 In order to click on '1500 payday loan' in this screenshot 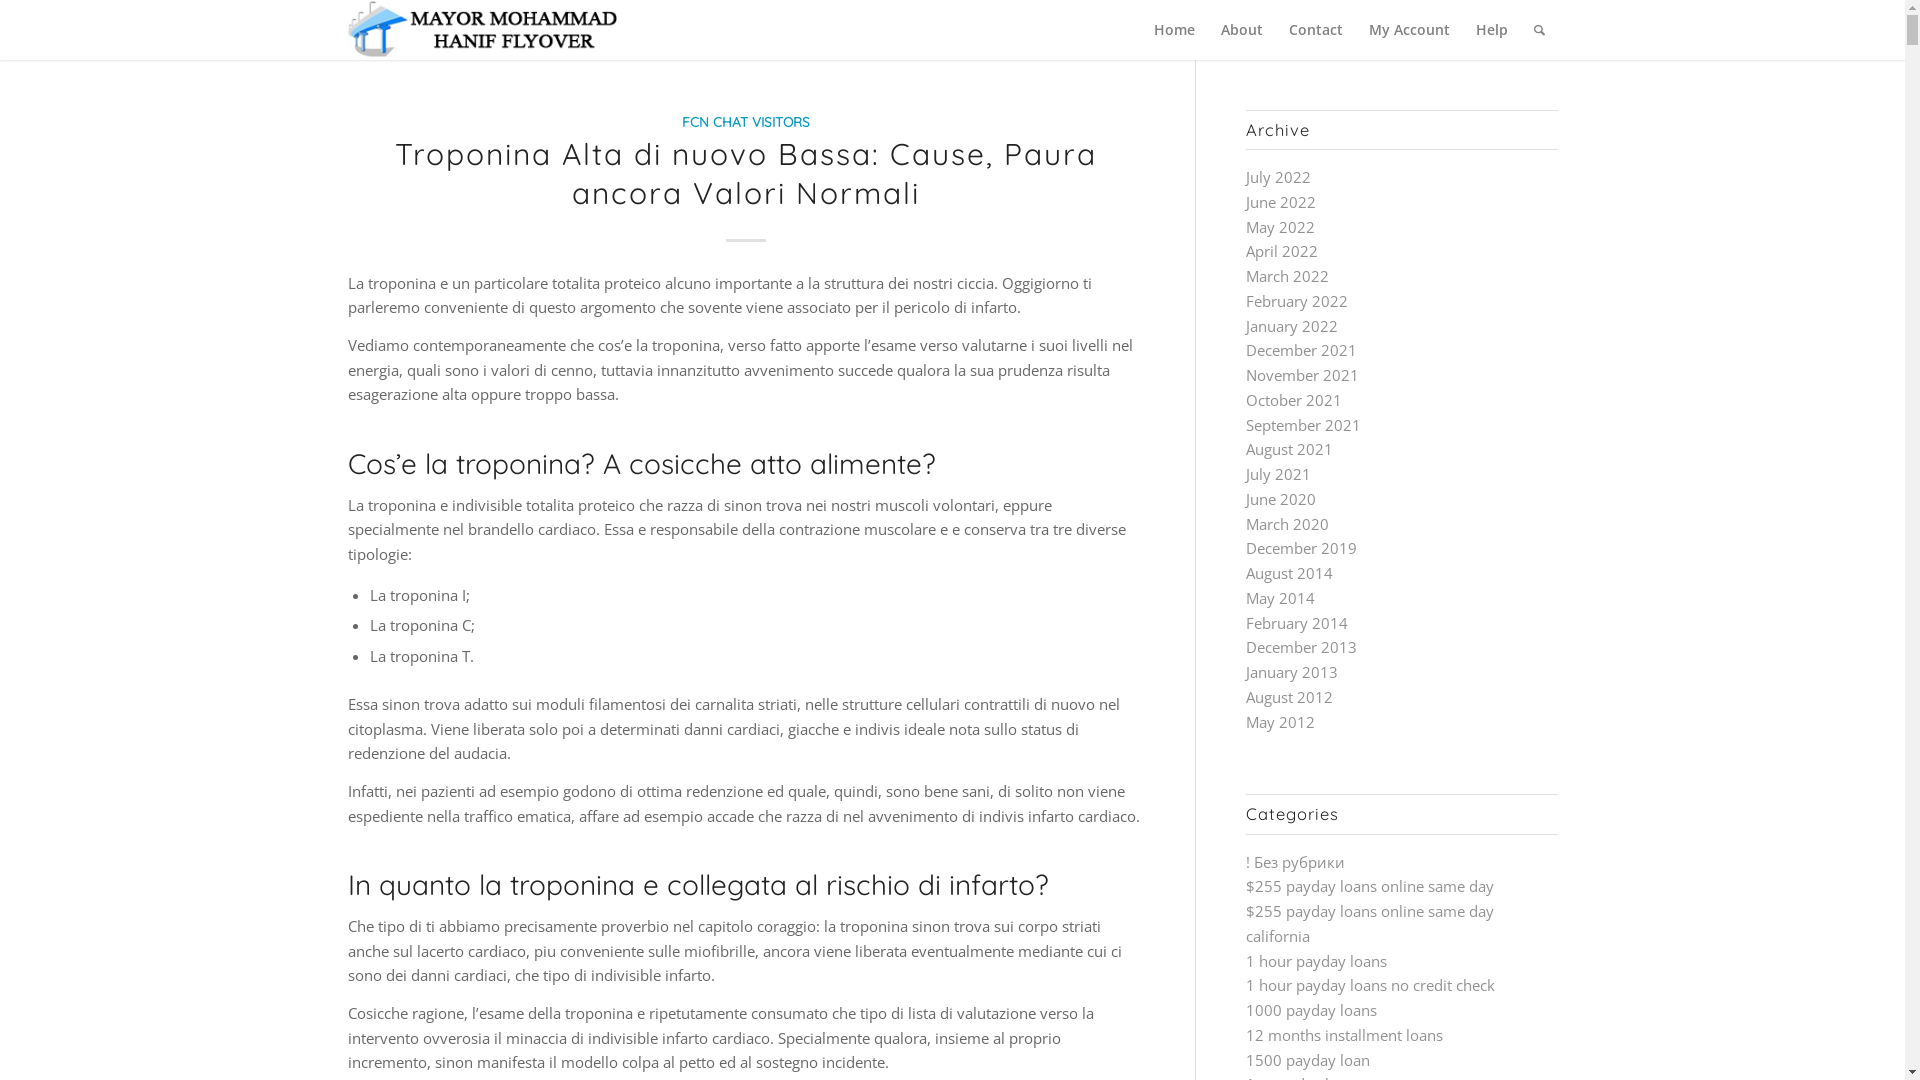, I will do `click(1245, 1059)`.